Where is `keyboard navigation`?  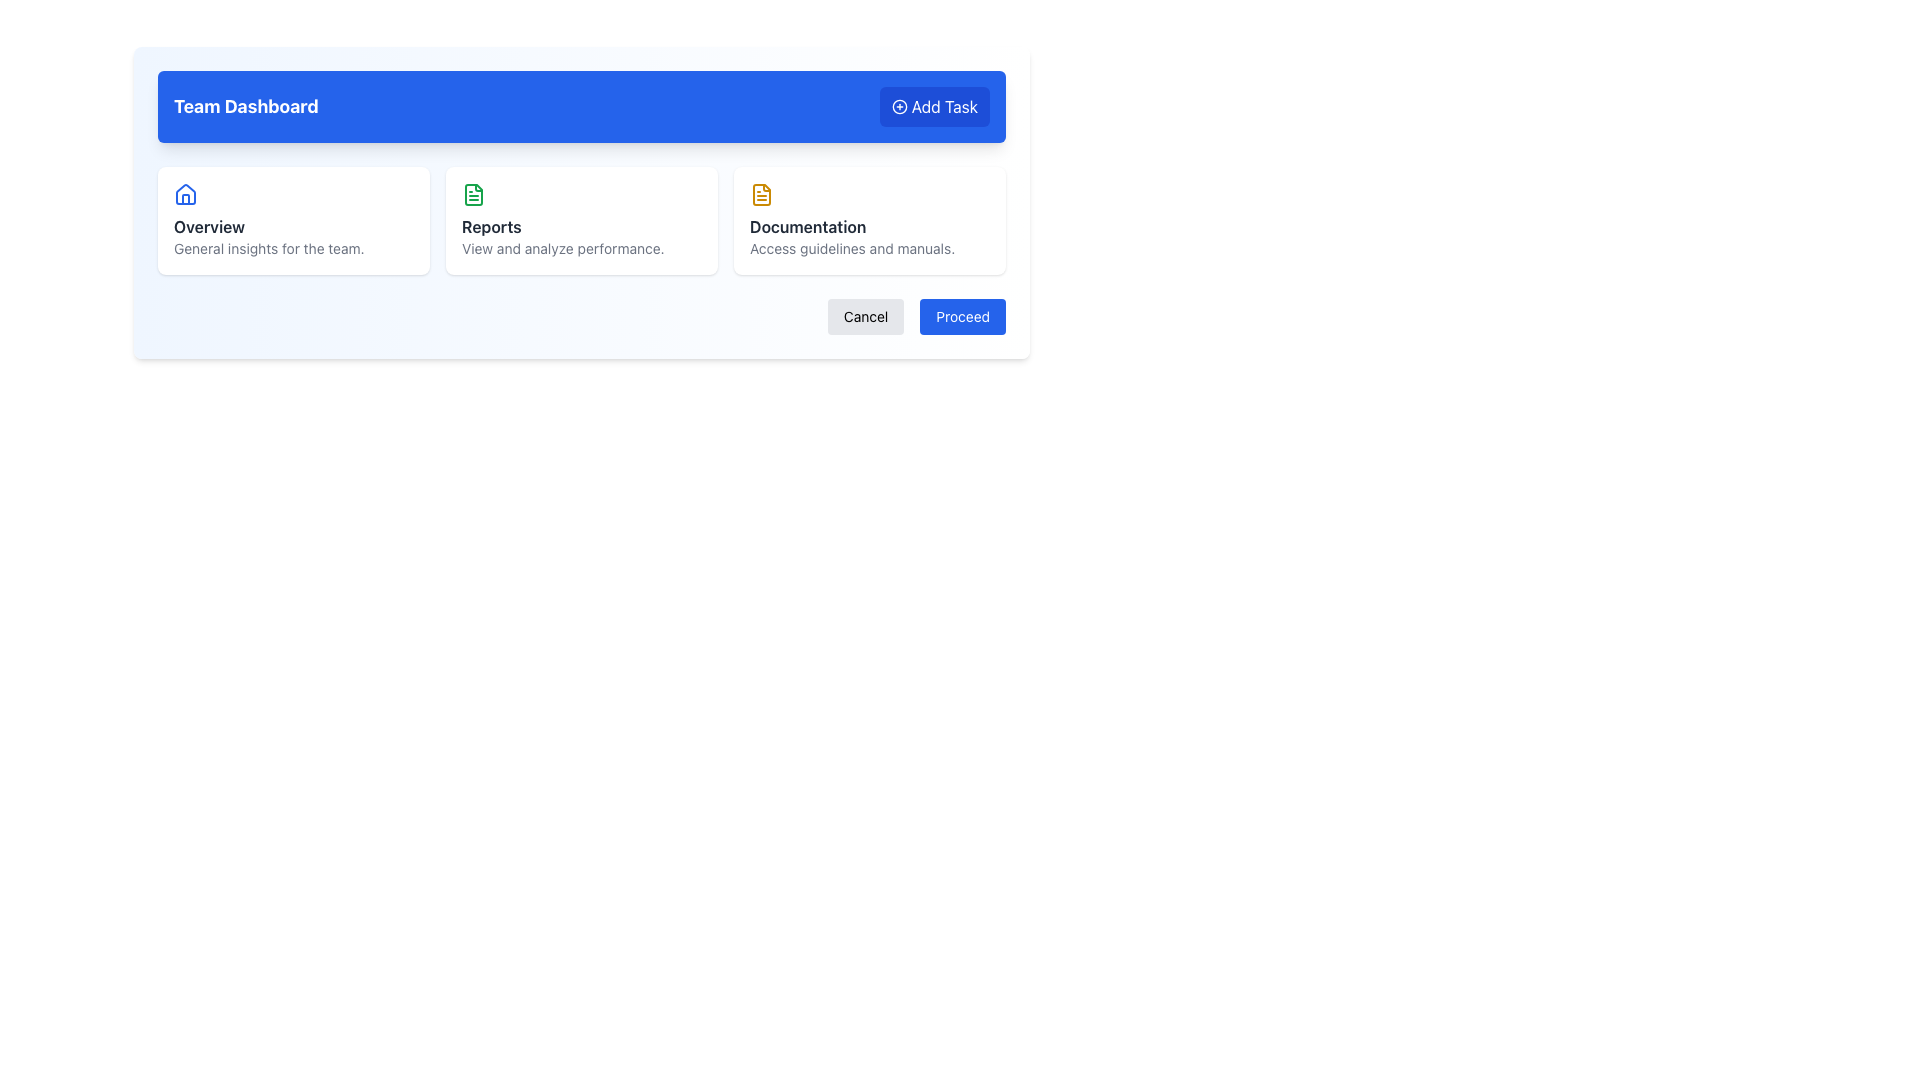 keyboard navigation is located at coordinates (933, 107).